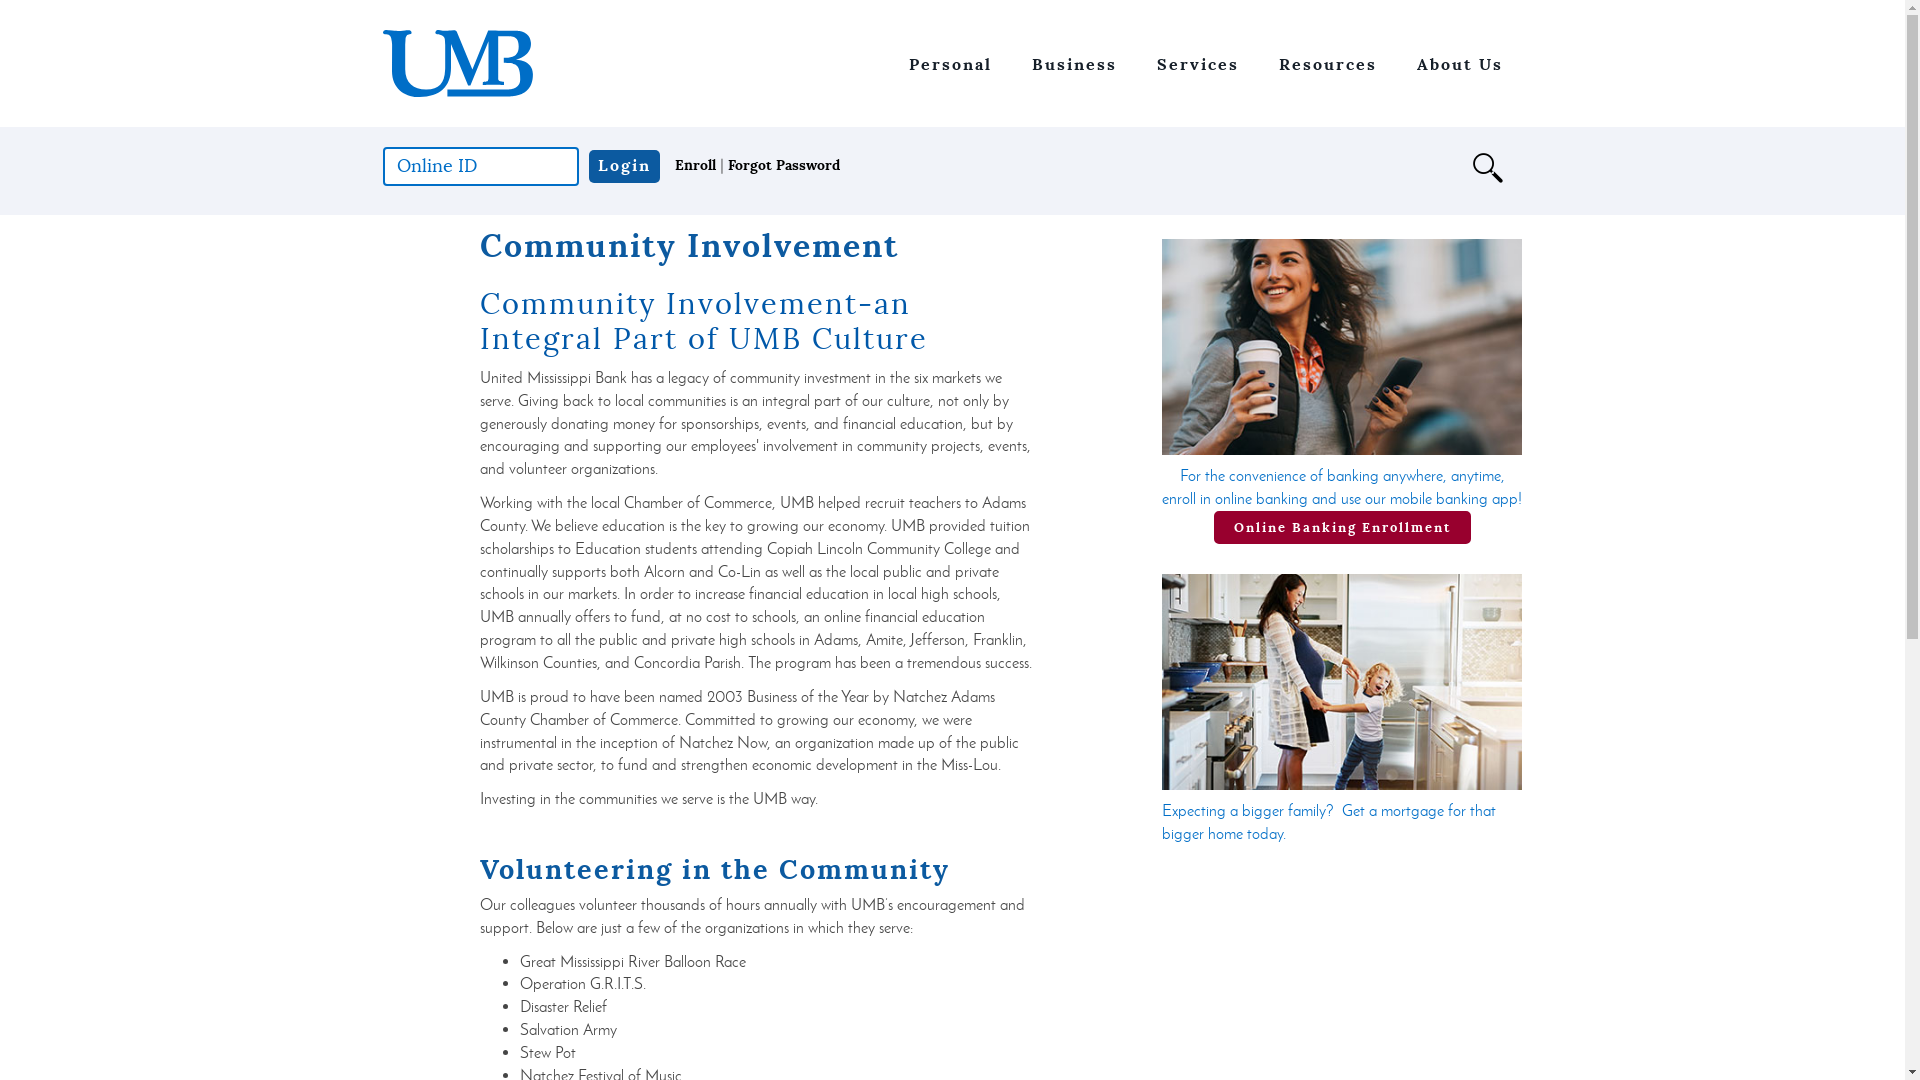  I want to click on 'United Mississippi Bank, Natchez, MS', so click(382, 62).